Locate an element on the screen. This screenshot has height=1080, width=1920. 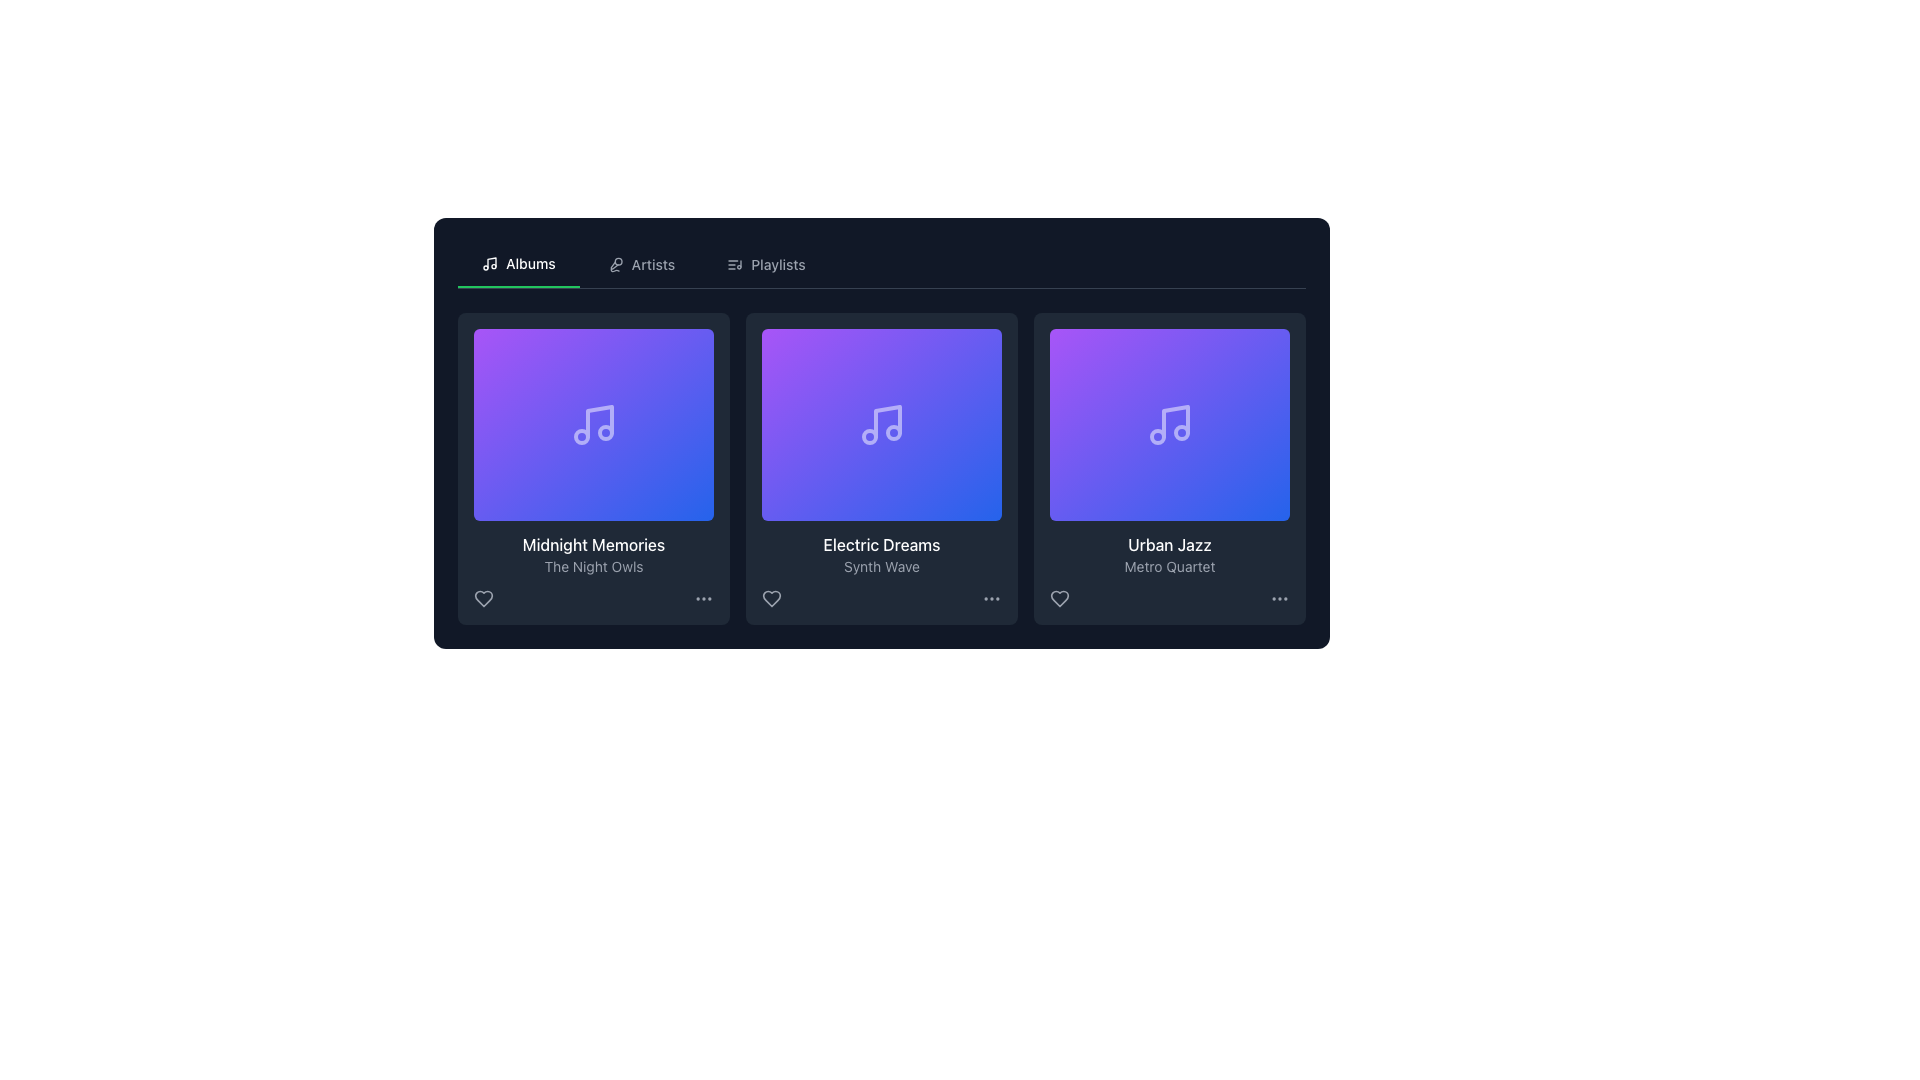
the text label providing supplemental detail for the album 'Electric Dreams' is located at coordinates (881, 567).